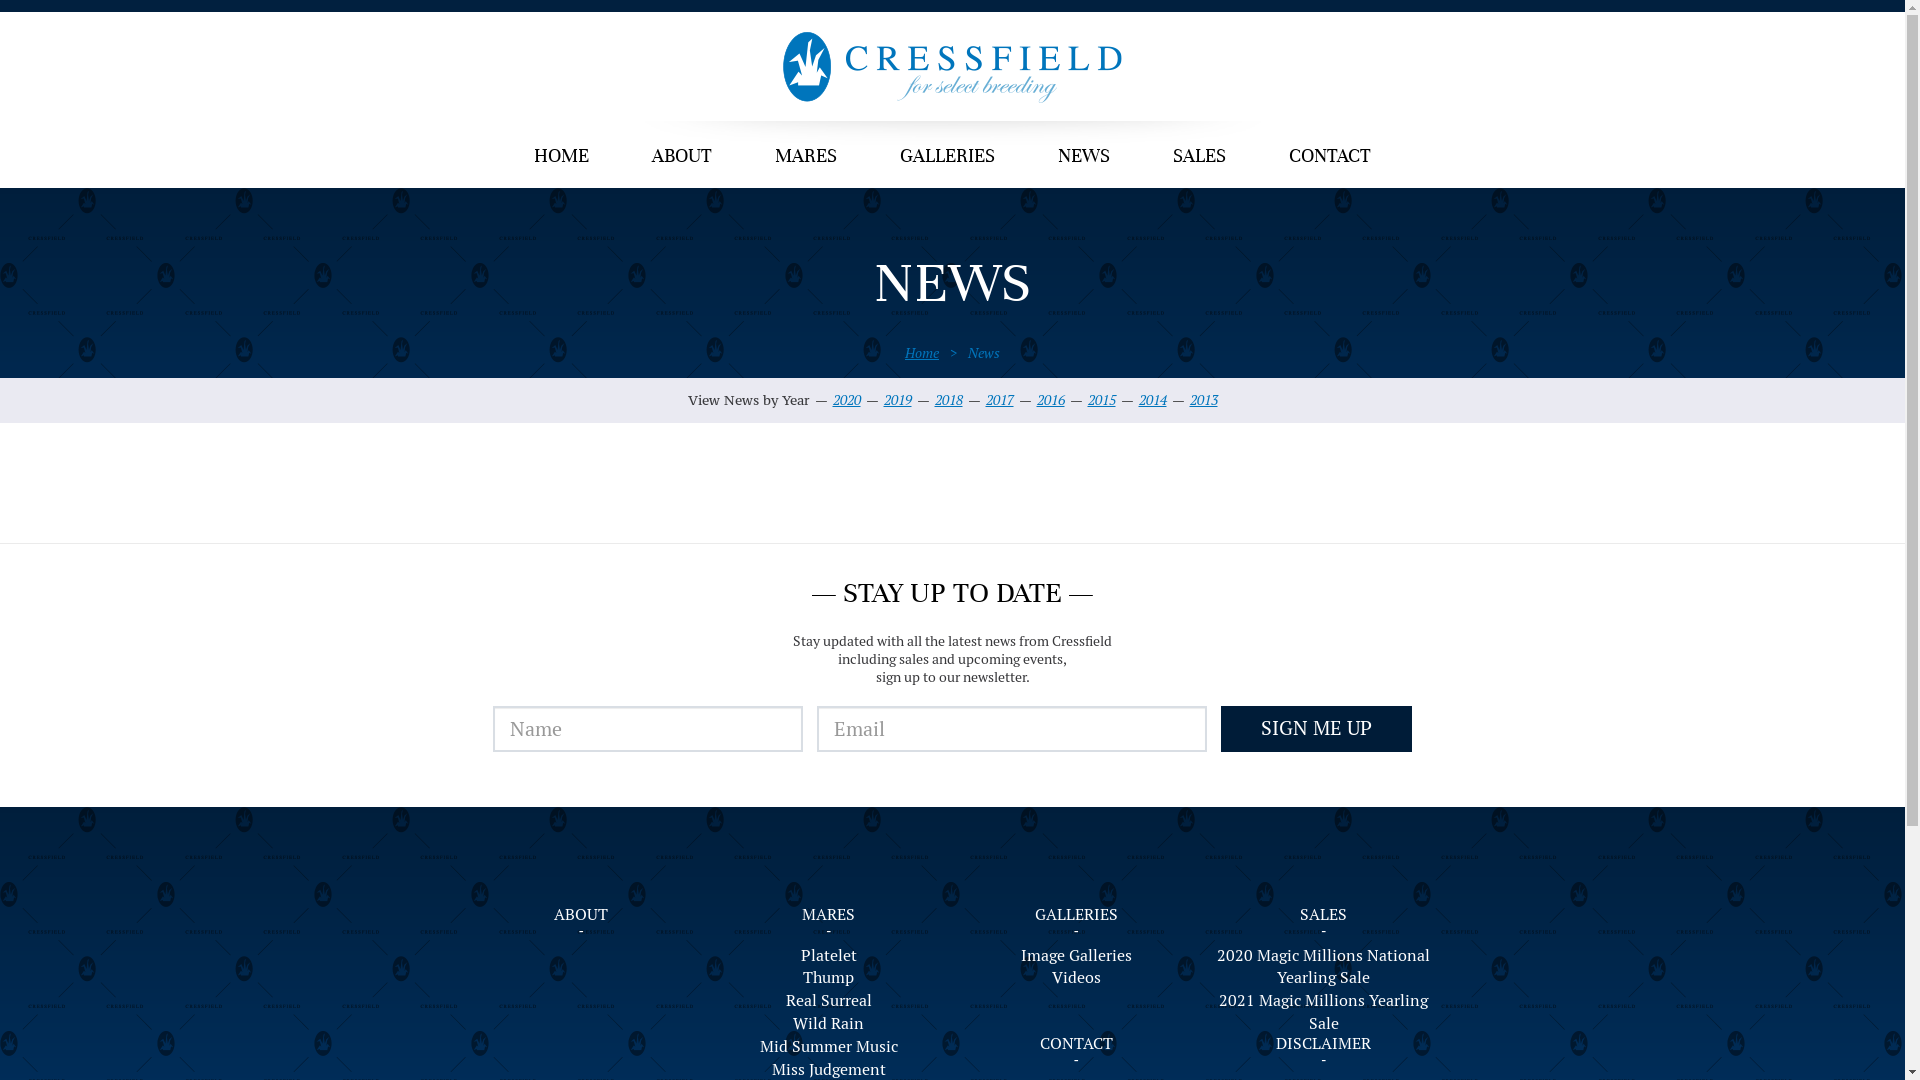 This screenshot has width=1920, height=1080. What do you see at coordinates (1324, 967) in the screenshot?
I see `'2020 Magic Millions National Yearling Sale'` at bounding box center [1324, 967].